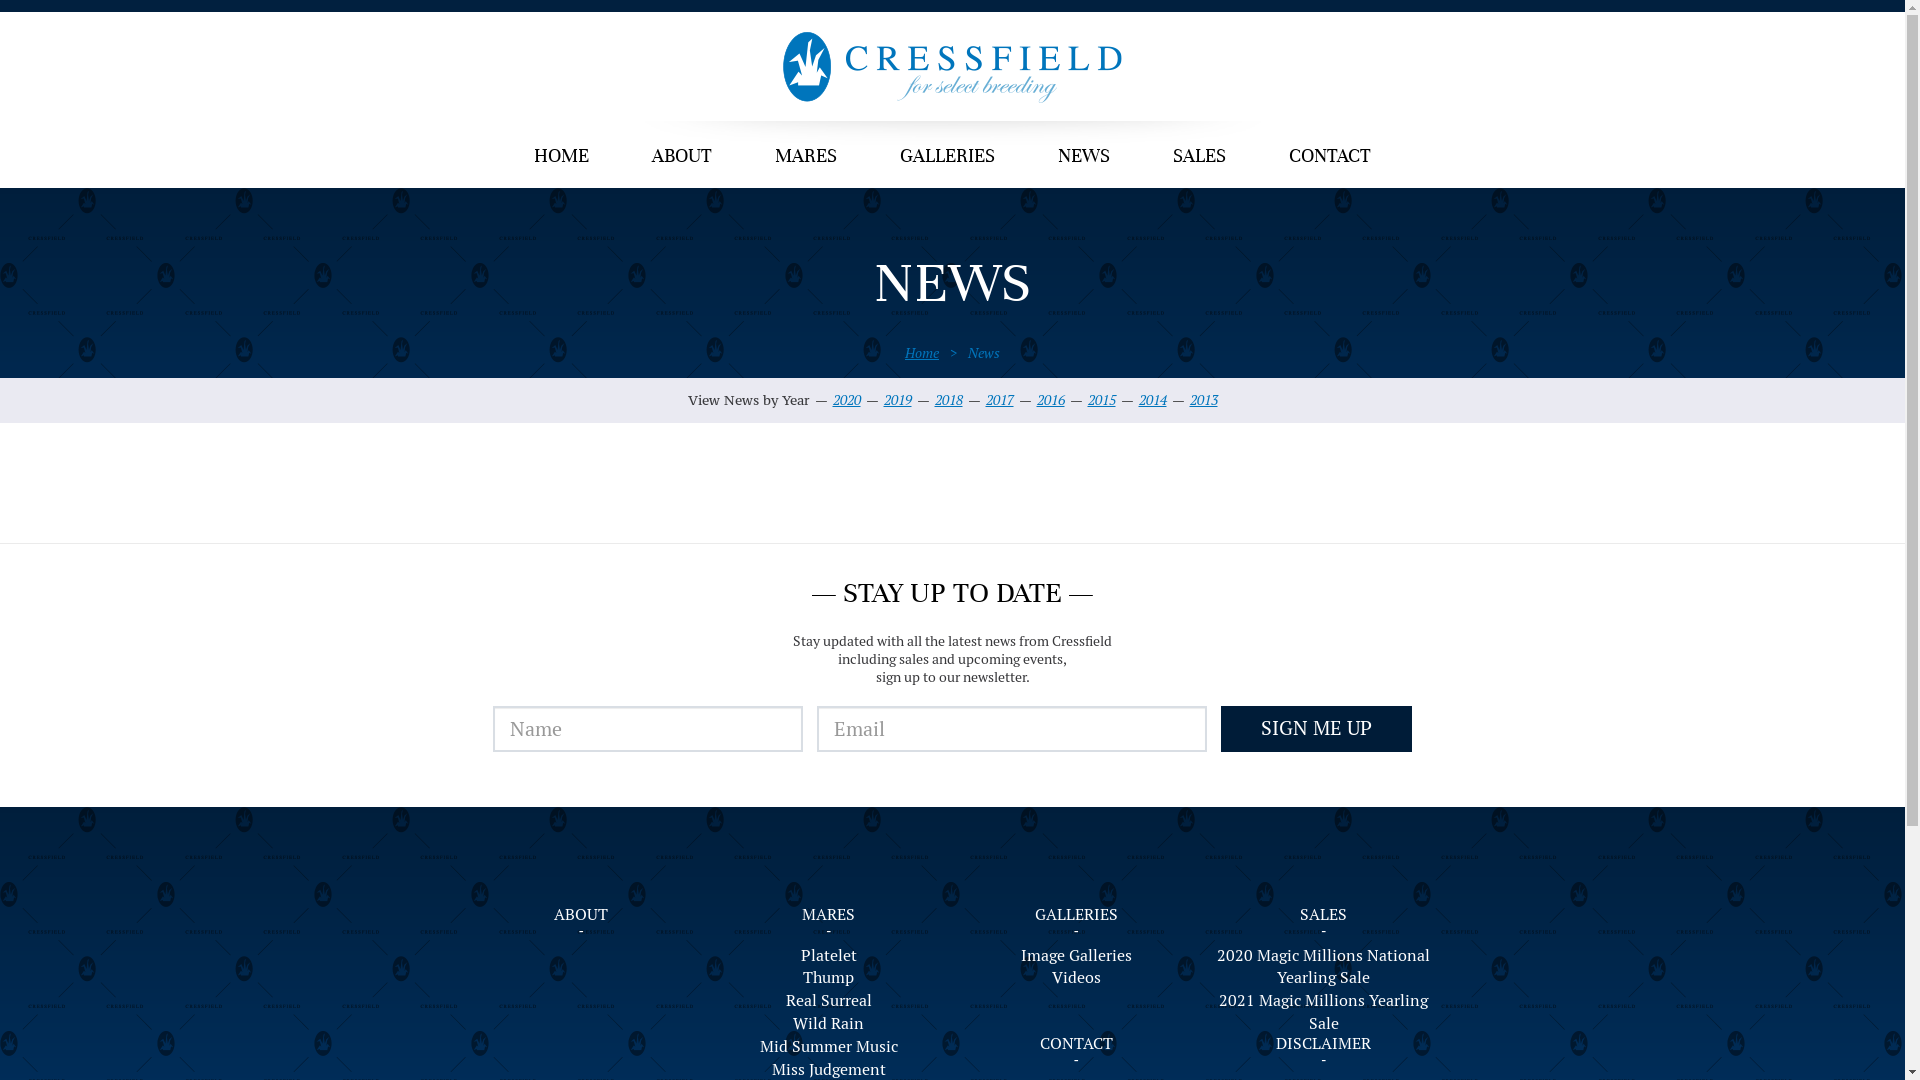 This screenshot has width=1920, height=1080. What do you see at coordinates (1324, 967) in the screenshot?
I see `'2020 Magic Millions National Yearling Sale'` at bounding box center [1324, 967].